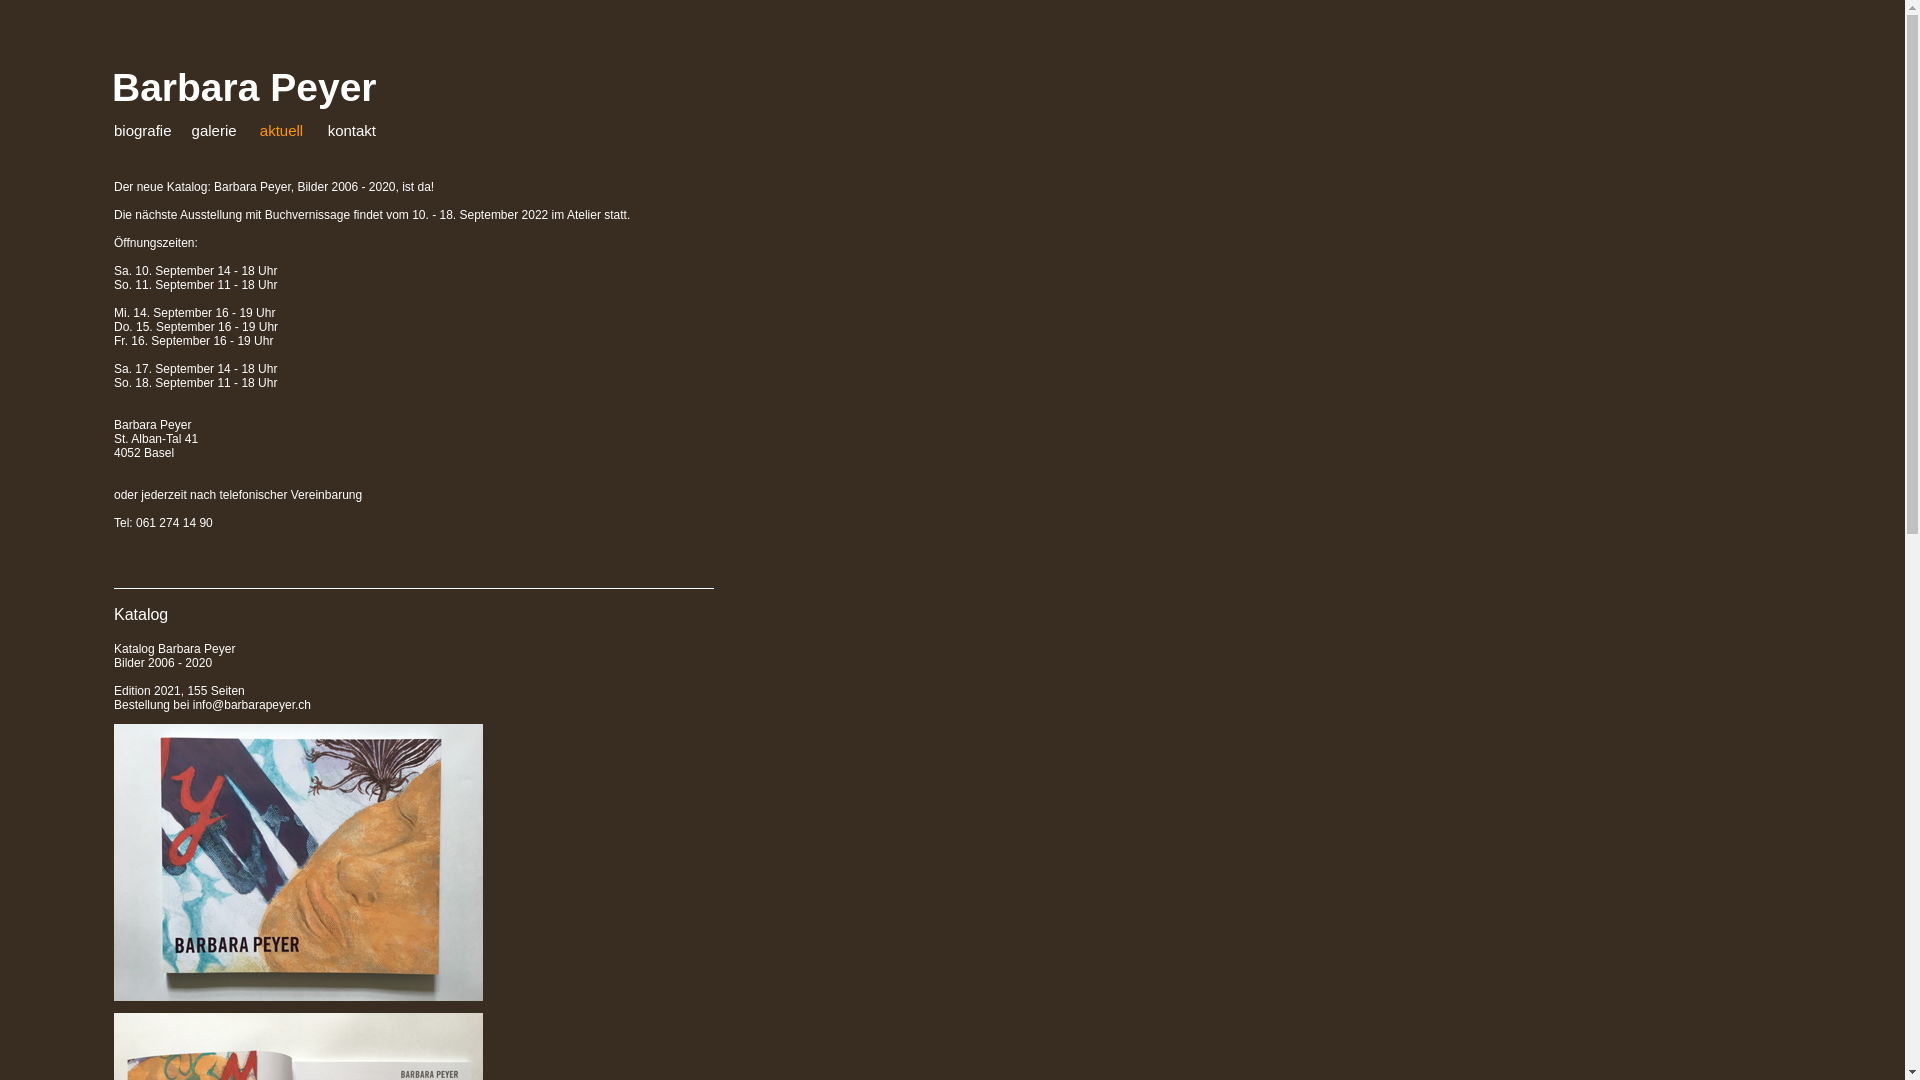  I want to click on 'info@barbarapeyer.ch', so click(251, 704).